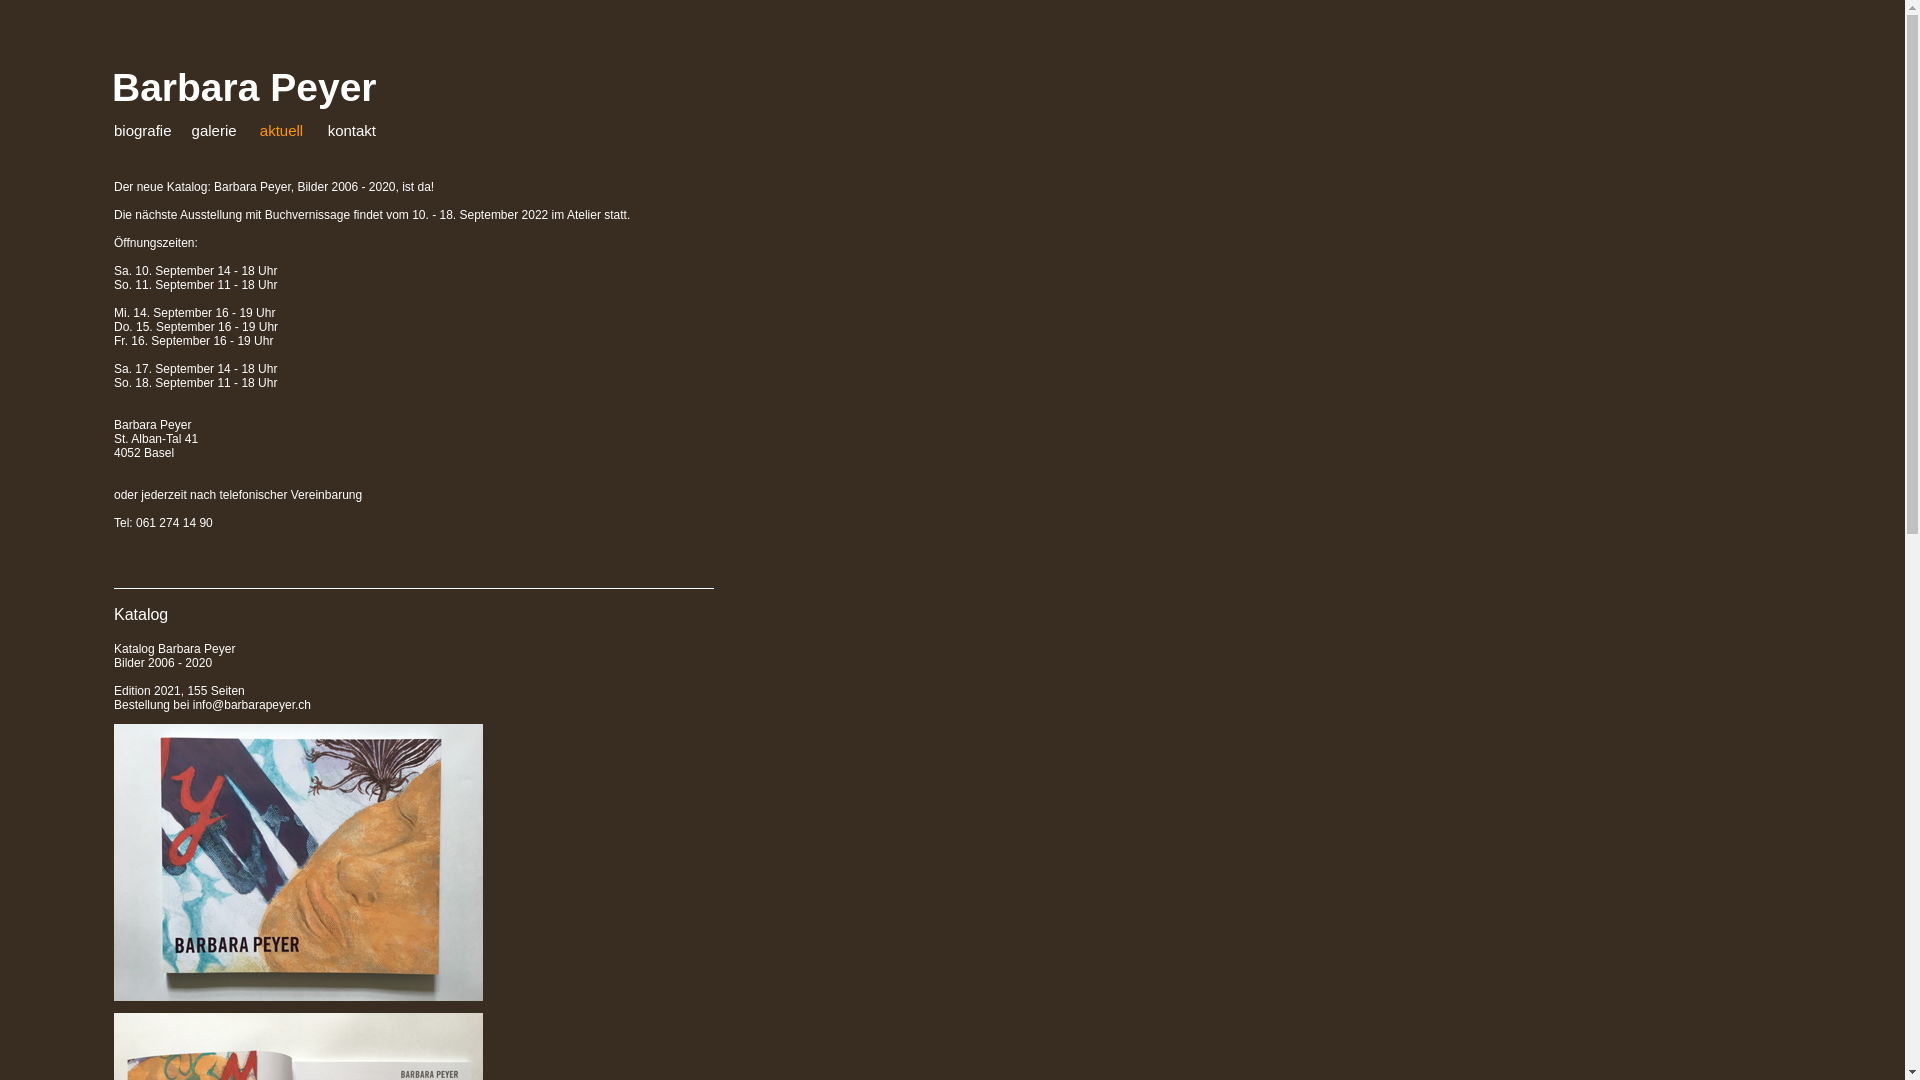  I want to click on 'info@barbarapeyer.ch', so click(251, 704).